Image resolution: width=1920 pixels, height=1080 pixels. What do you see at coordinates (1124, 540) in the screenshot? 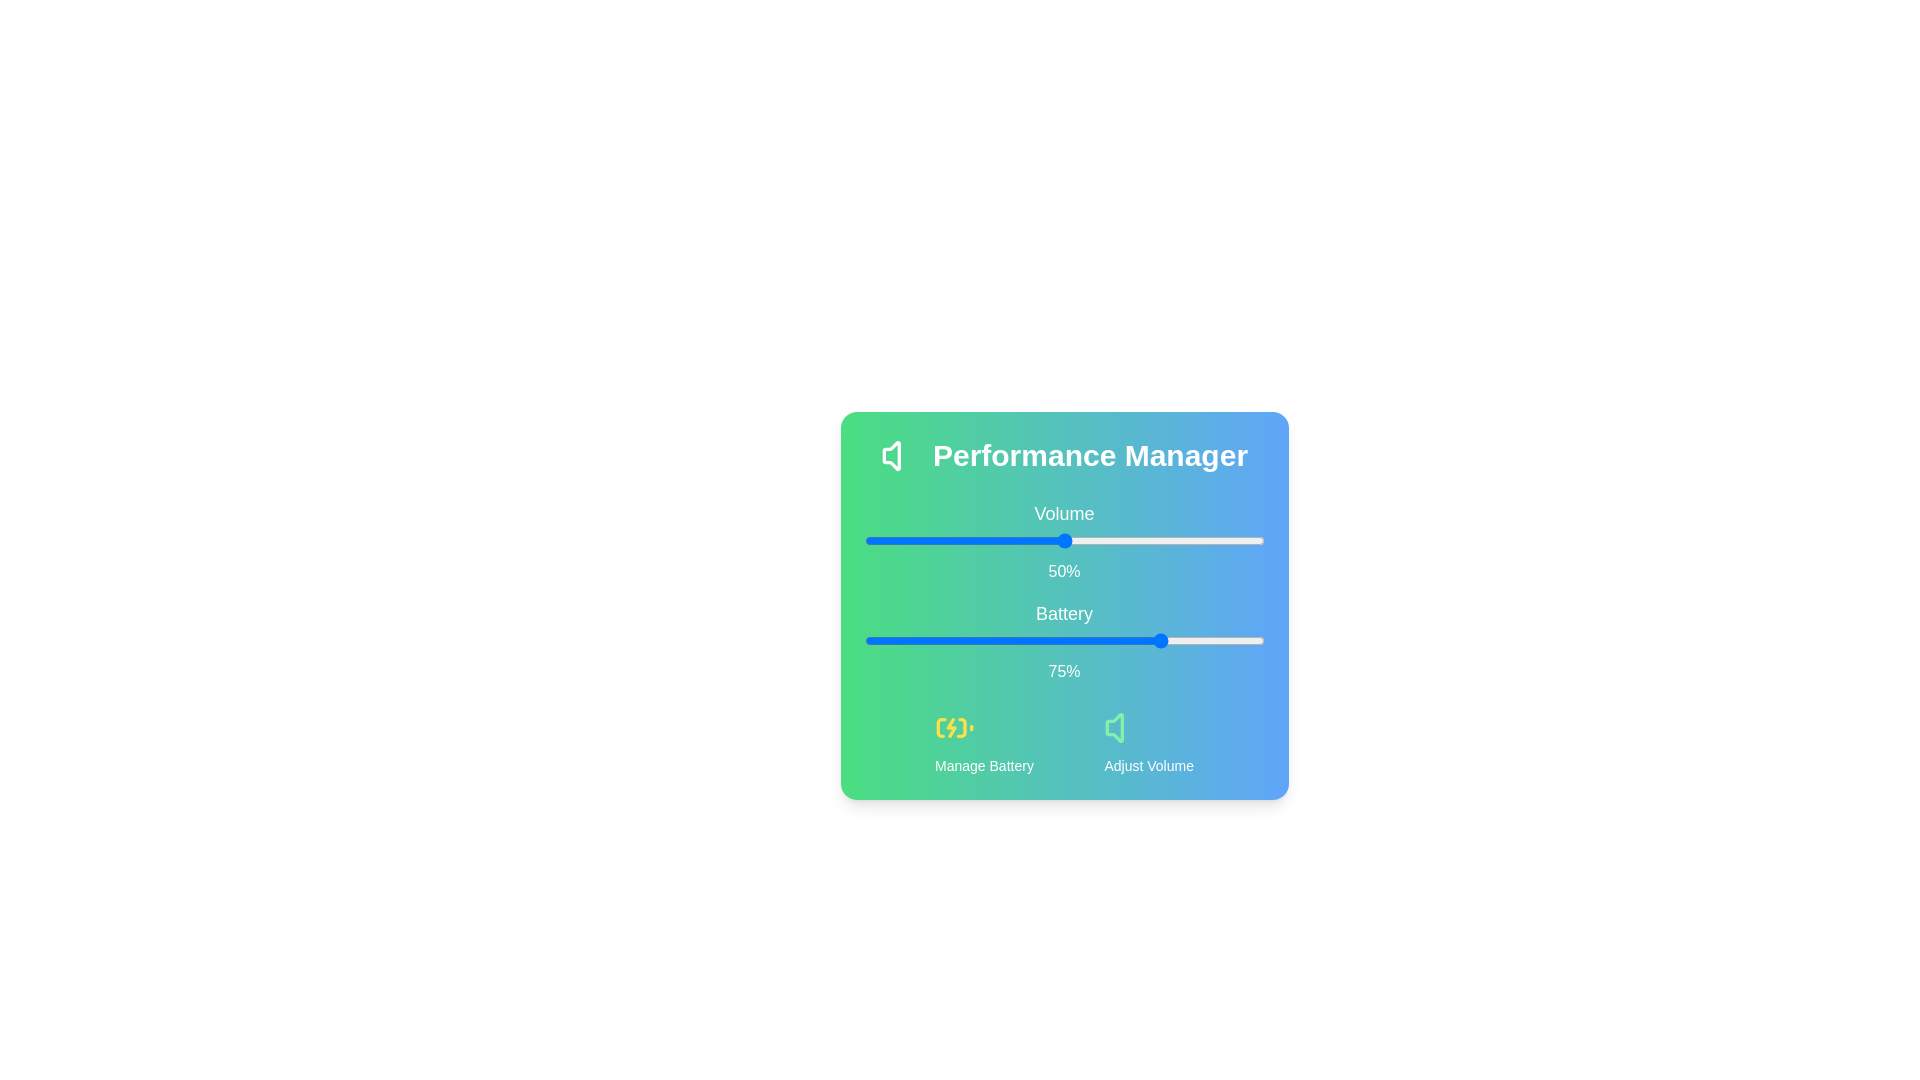
I see `the volume slider to 65%` at bounding box center [1124, 540].